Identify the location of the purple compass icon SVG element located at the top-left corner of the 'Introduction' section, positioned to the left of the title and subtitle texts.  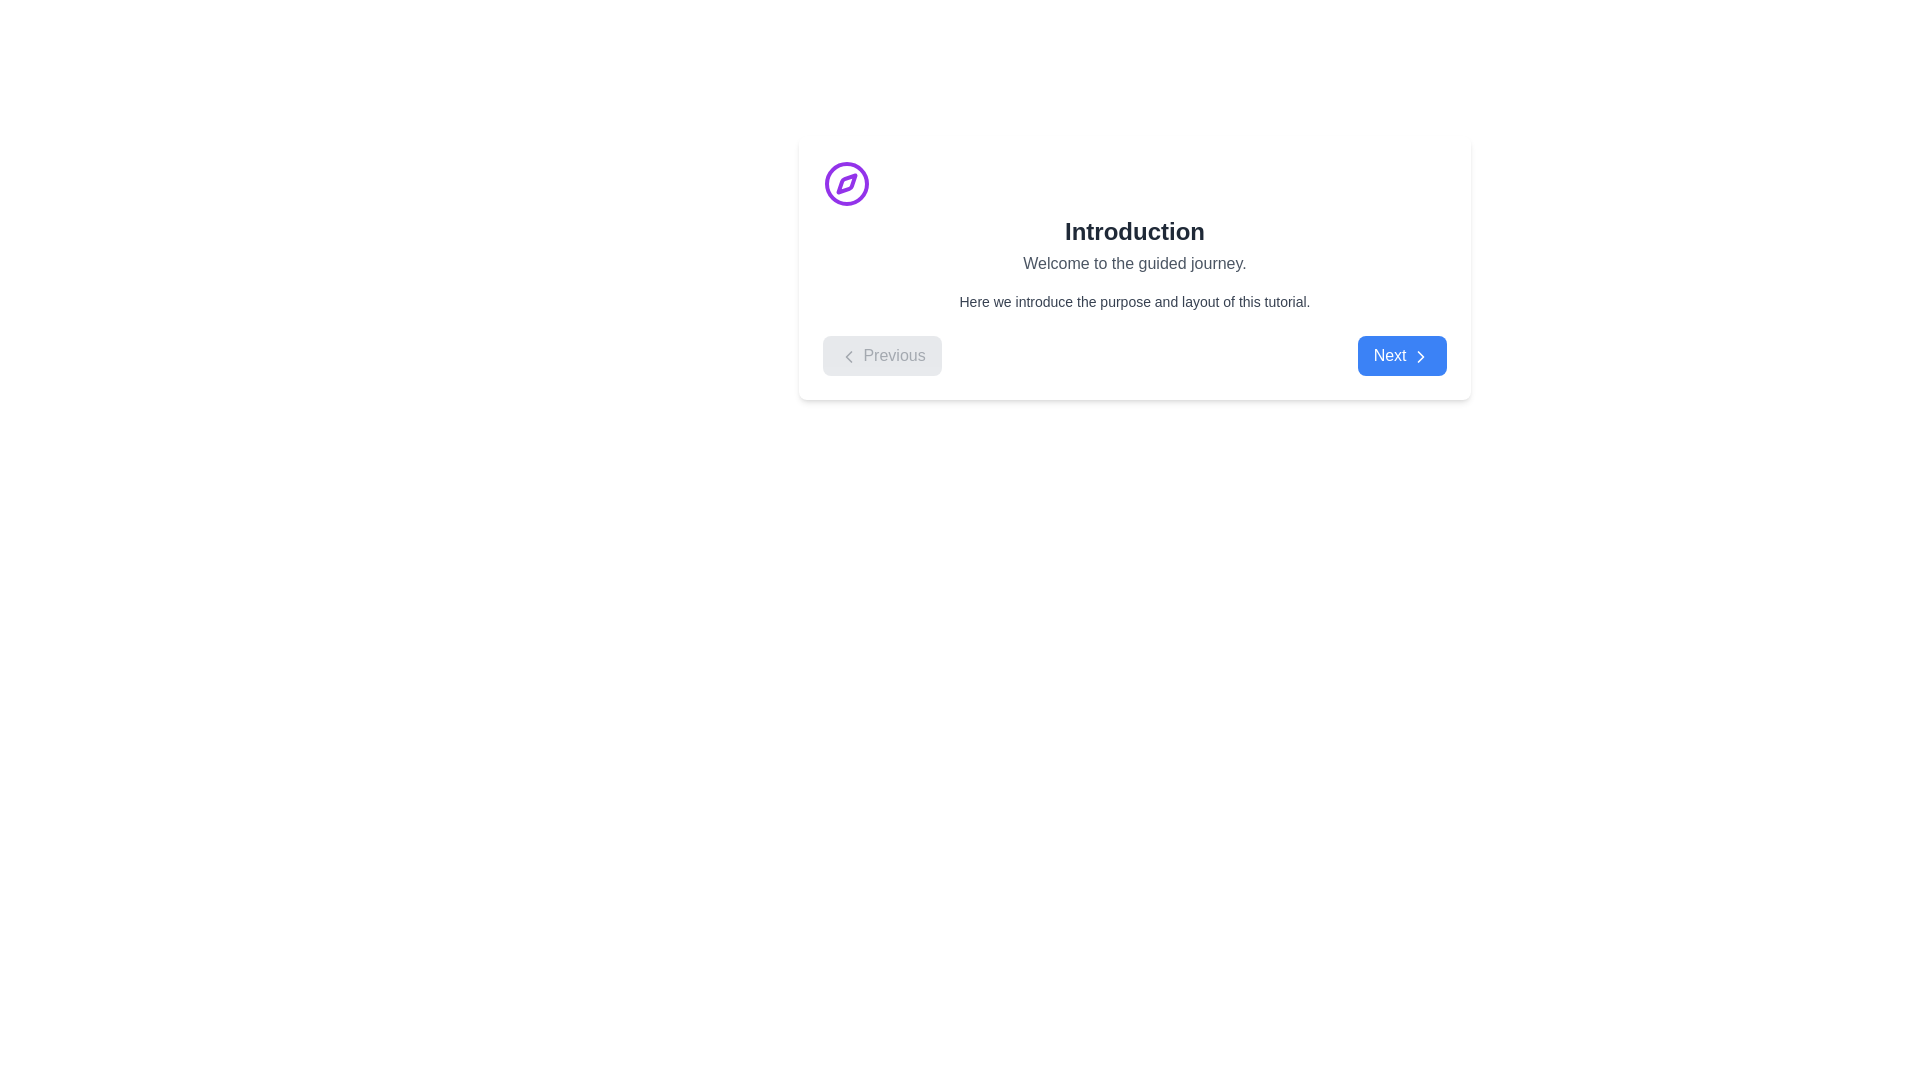
(846, 184).